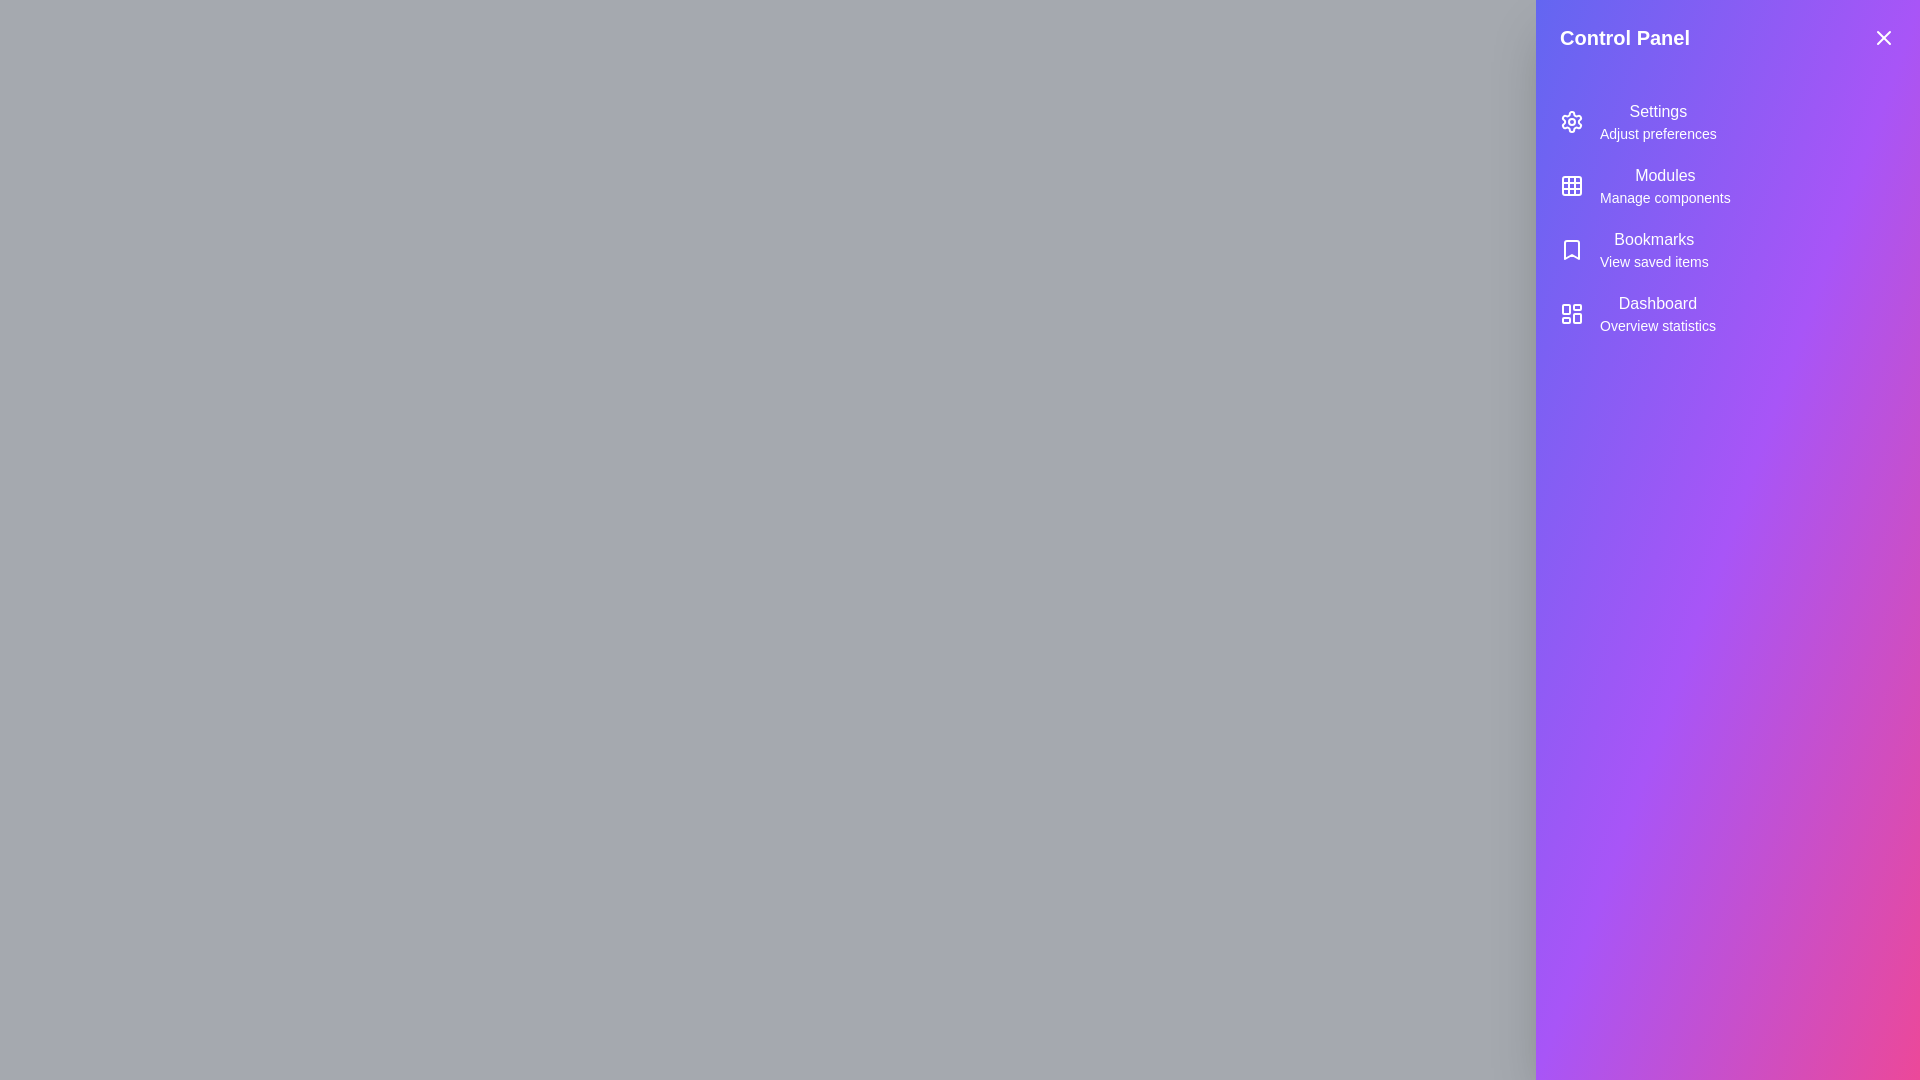 The image size is (1920, 1080). What do you see at coordinates (1570, 249) in the screenshot?
I see `the bookmark icon located to the left of the 'Bookmarks' menu item in the control panel` at bounding box center [1570, 249].